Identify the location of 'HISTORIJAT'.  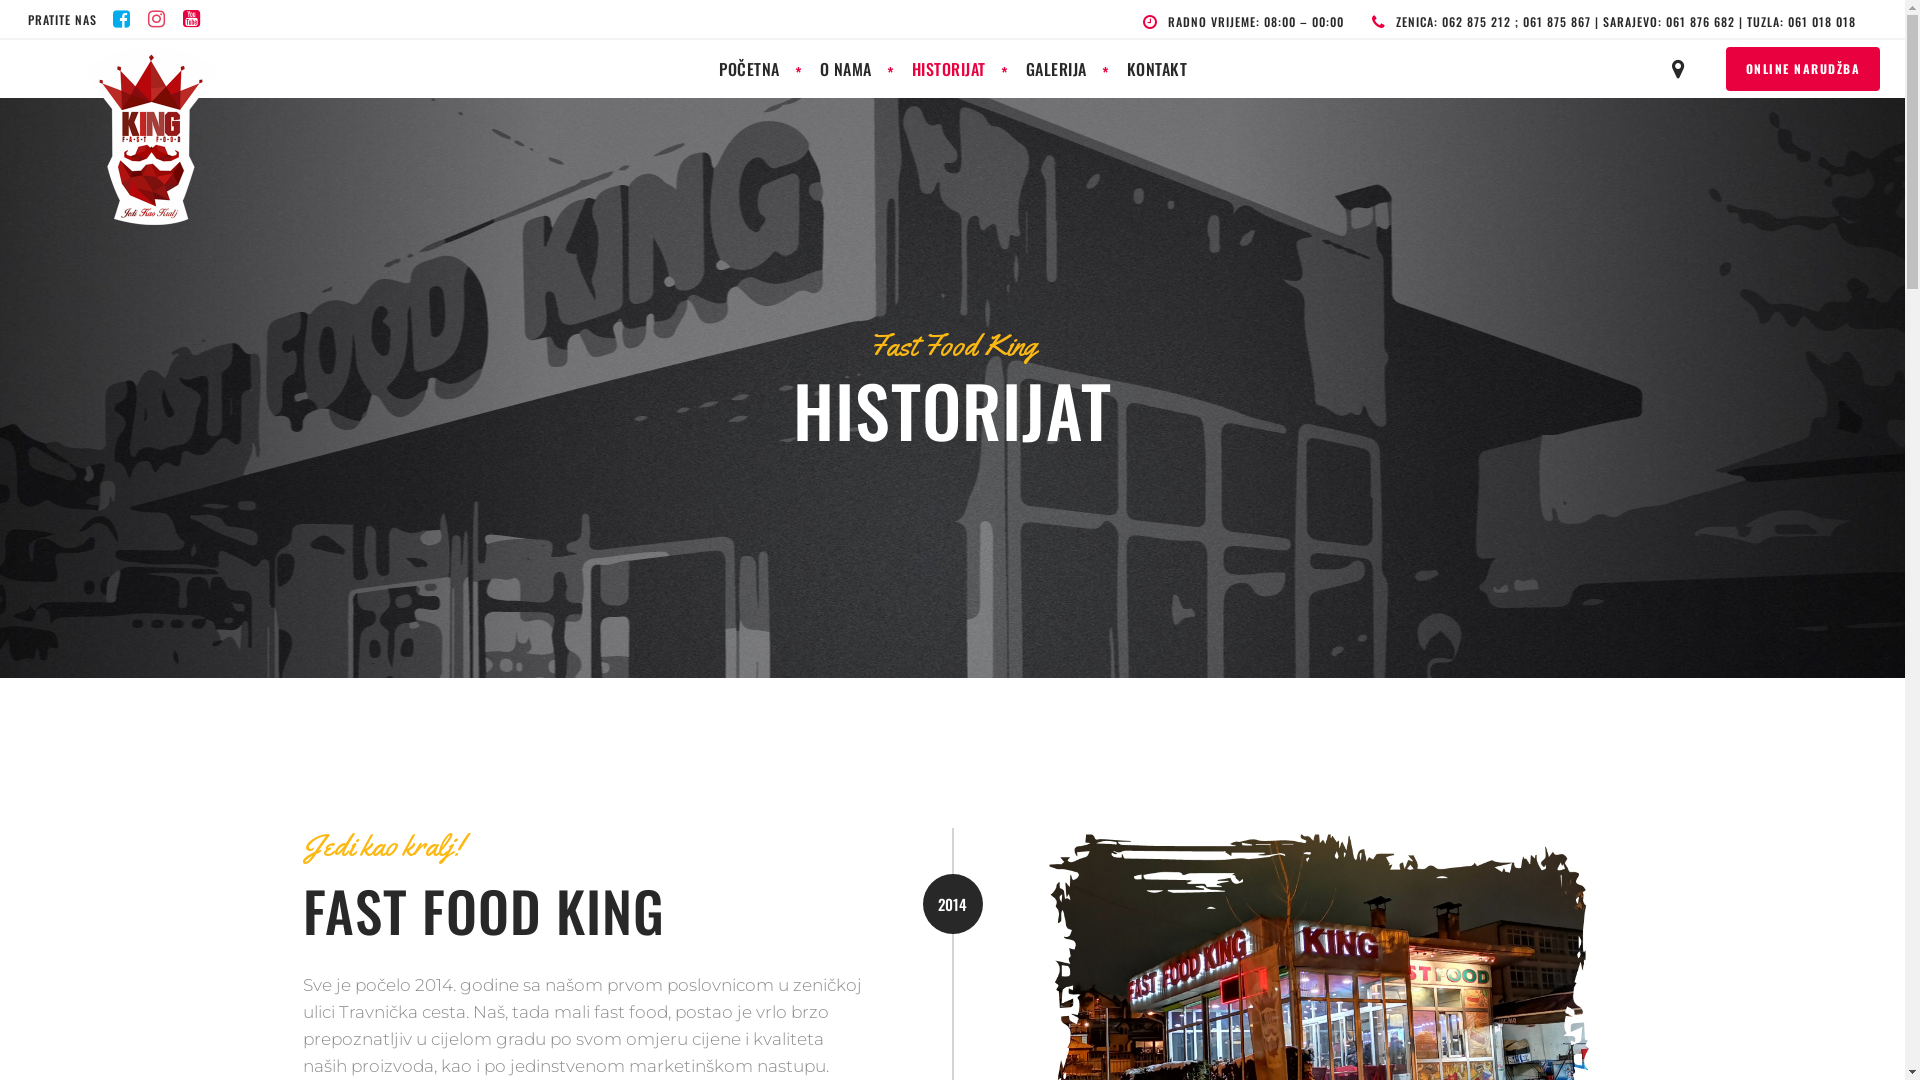
(948, 68).